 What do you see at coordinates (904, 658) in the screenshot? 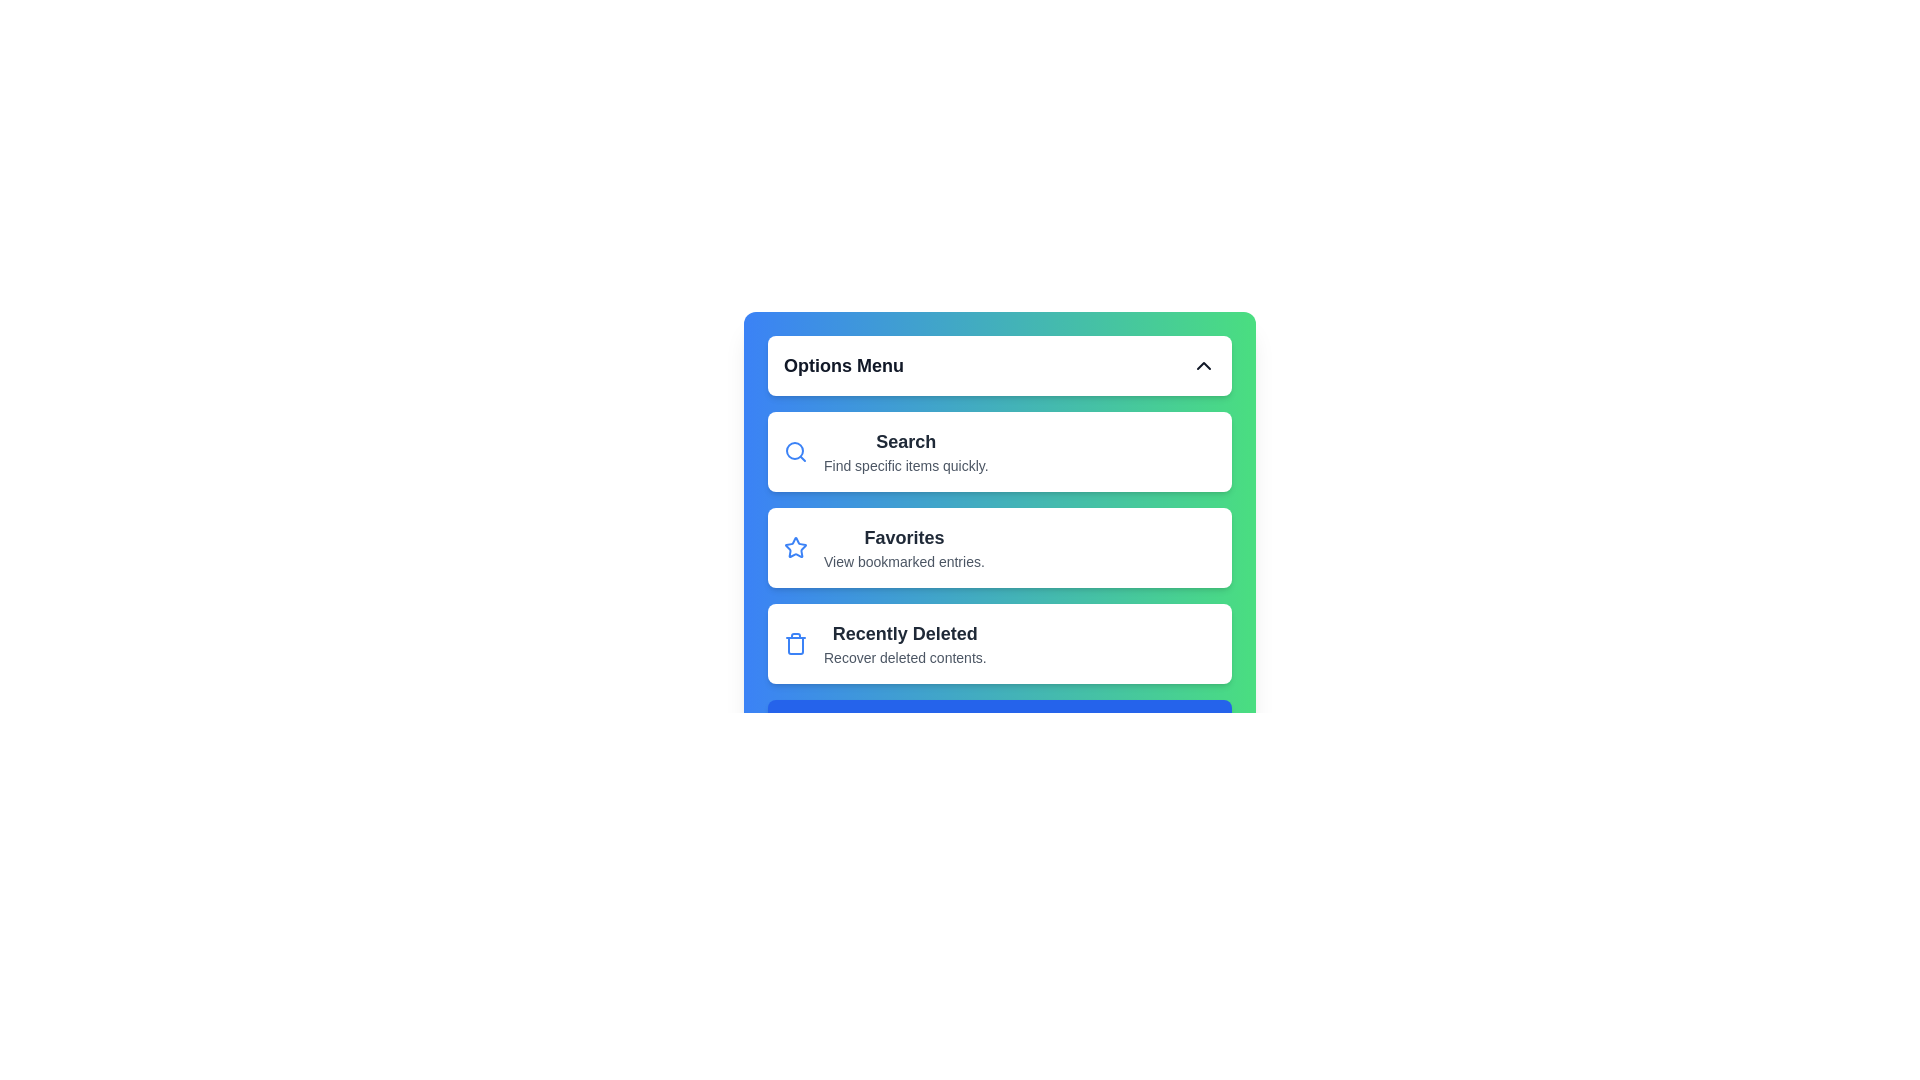
I see `the static text located immediately below the 'Recently Deleted' heading, which provides additional information about its functionality` at bounding box center [904, 658].